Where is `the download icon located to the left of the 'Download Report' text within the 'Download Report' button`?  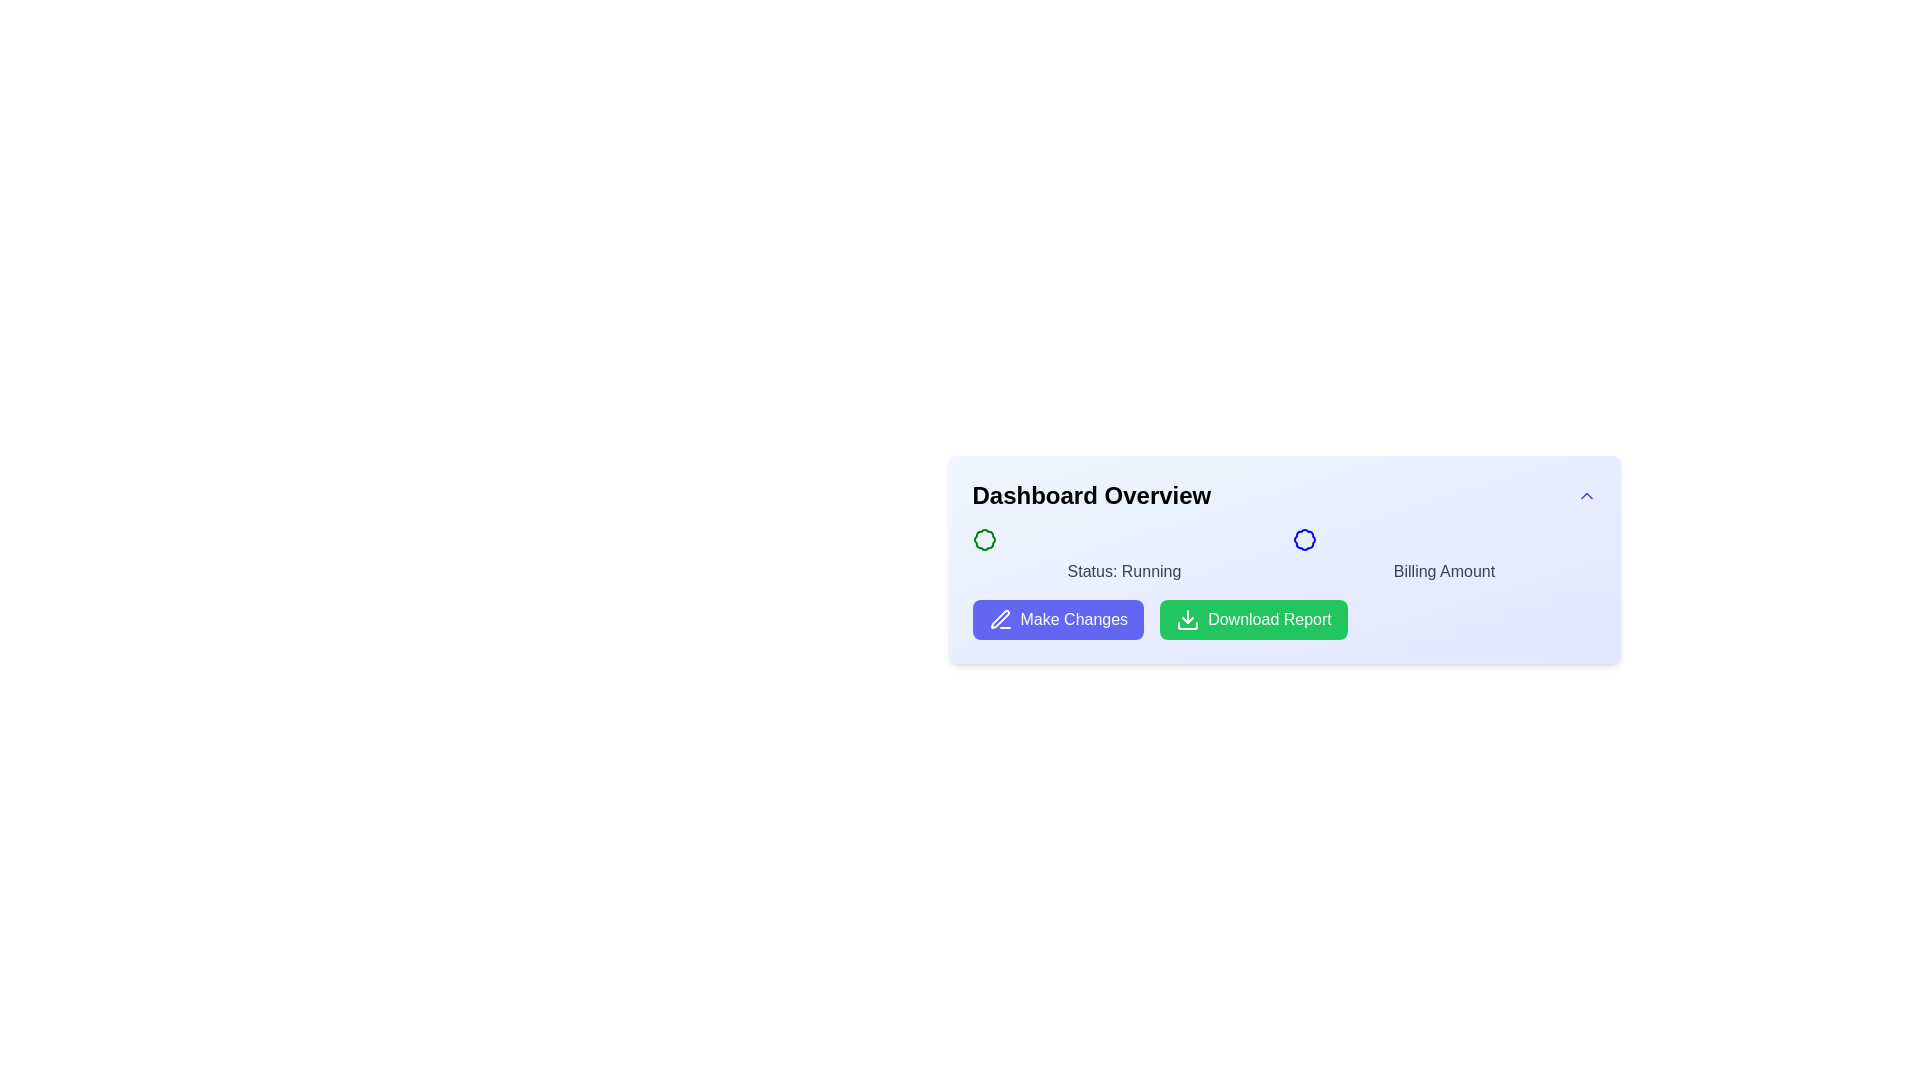
the download icon located to the left of the 'Download Report' text within the 'Download Report' button is located at coordinates (1188, 619).